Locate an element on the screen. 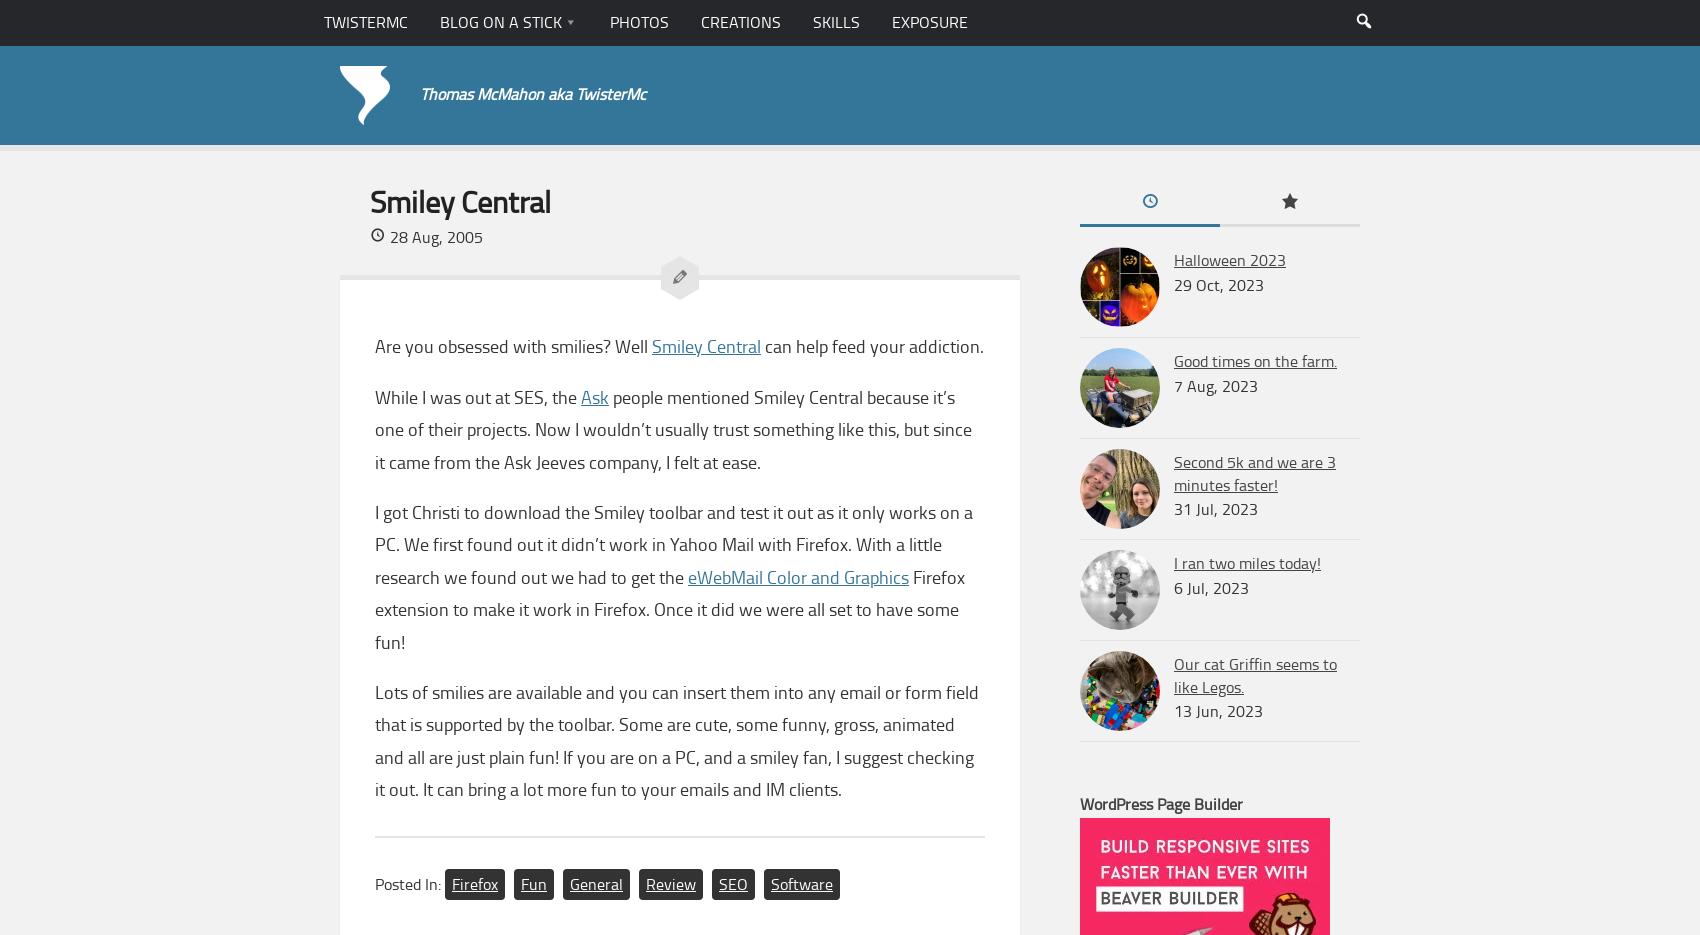  'Firefox' is located at coordinates (474, 882).